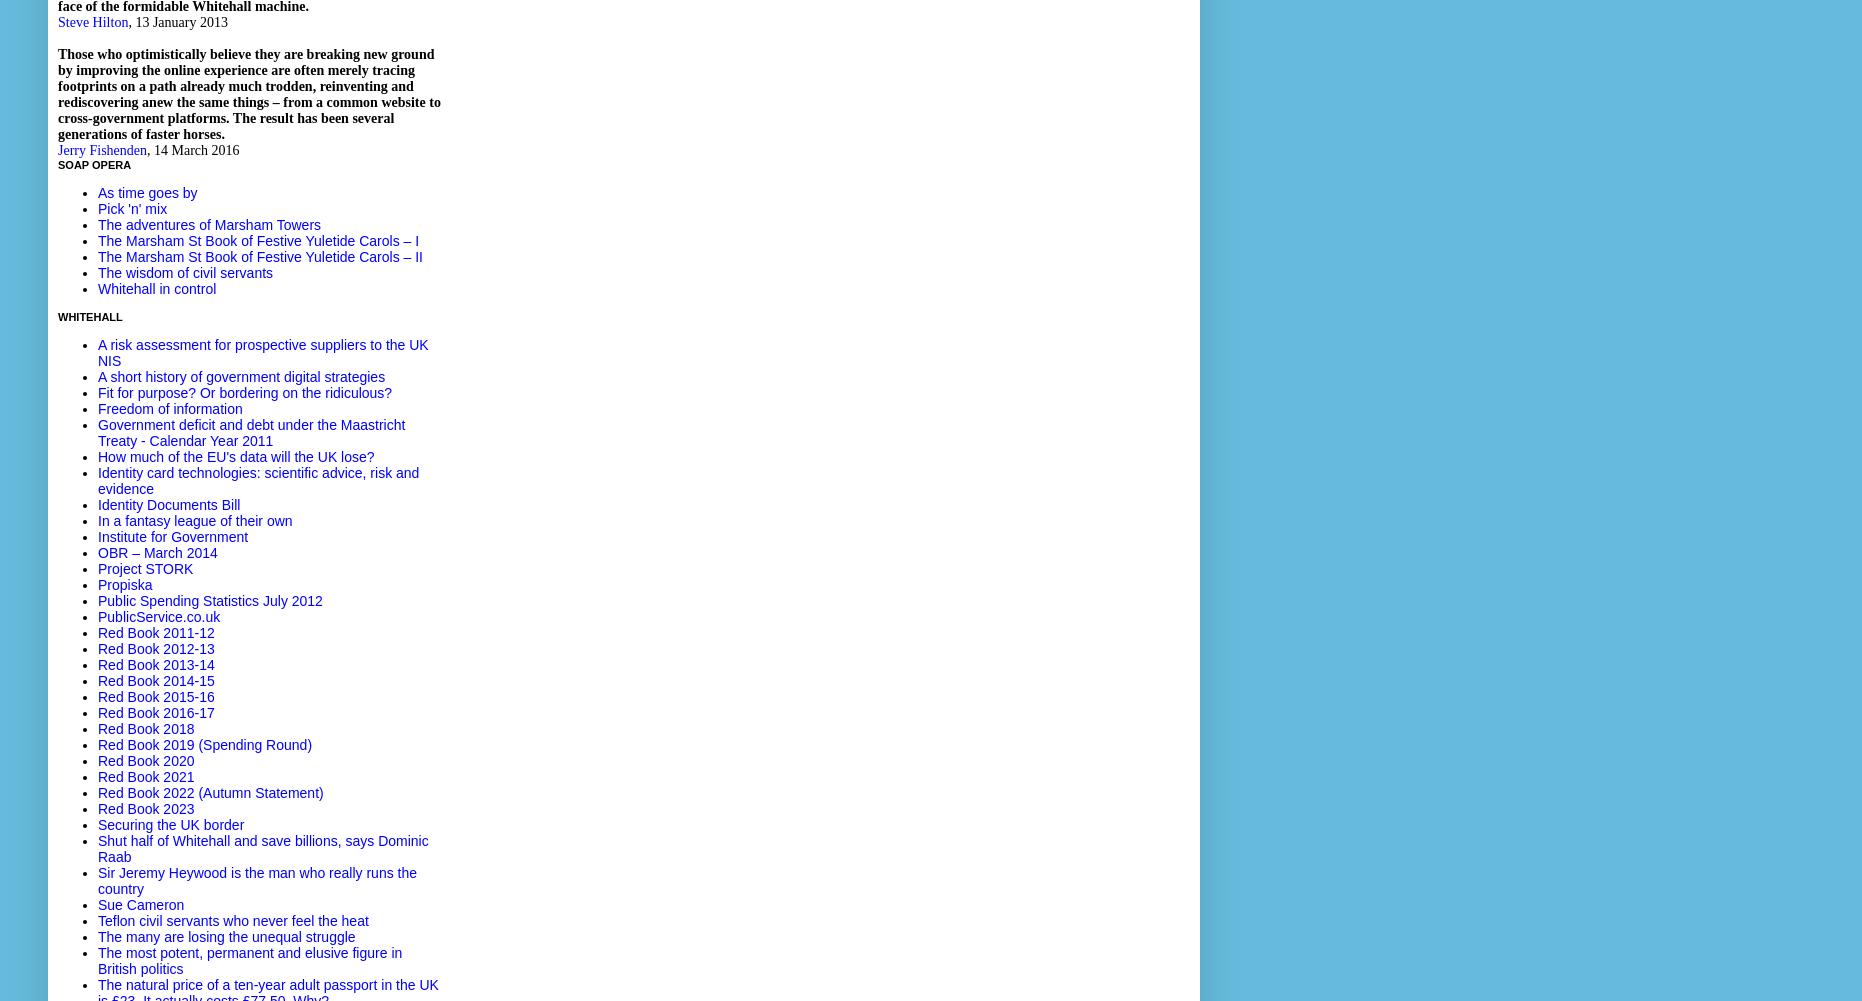  Describe the element at coordinates (132, 209) in the screenshot. I see `'Pick 'n' mix'` at that location.